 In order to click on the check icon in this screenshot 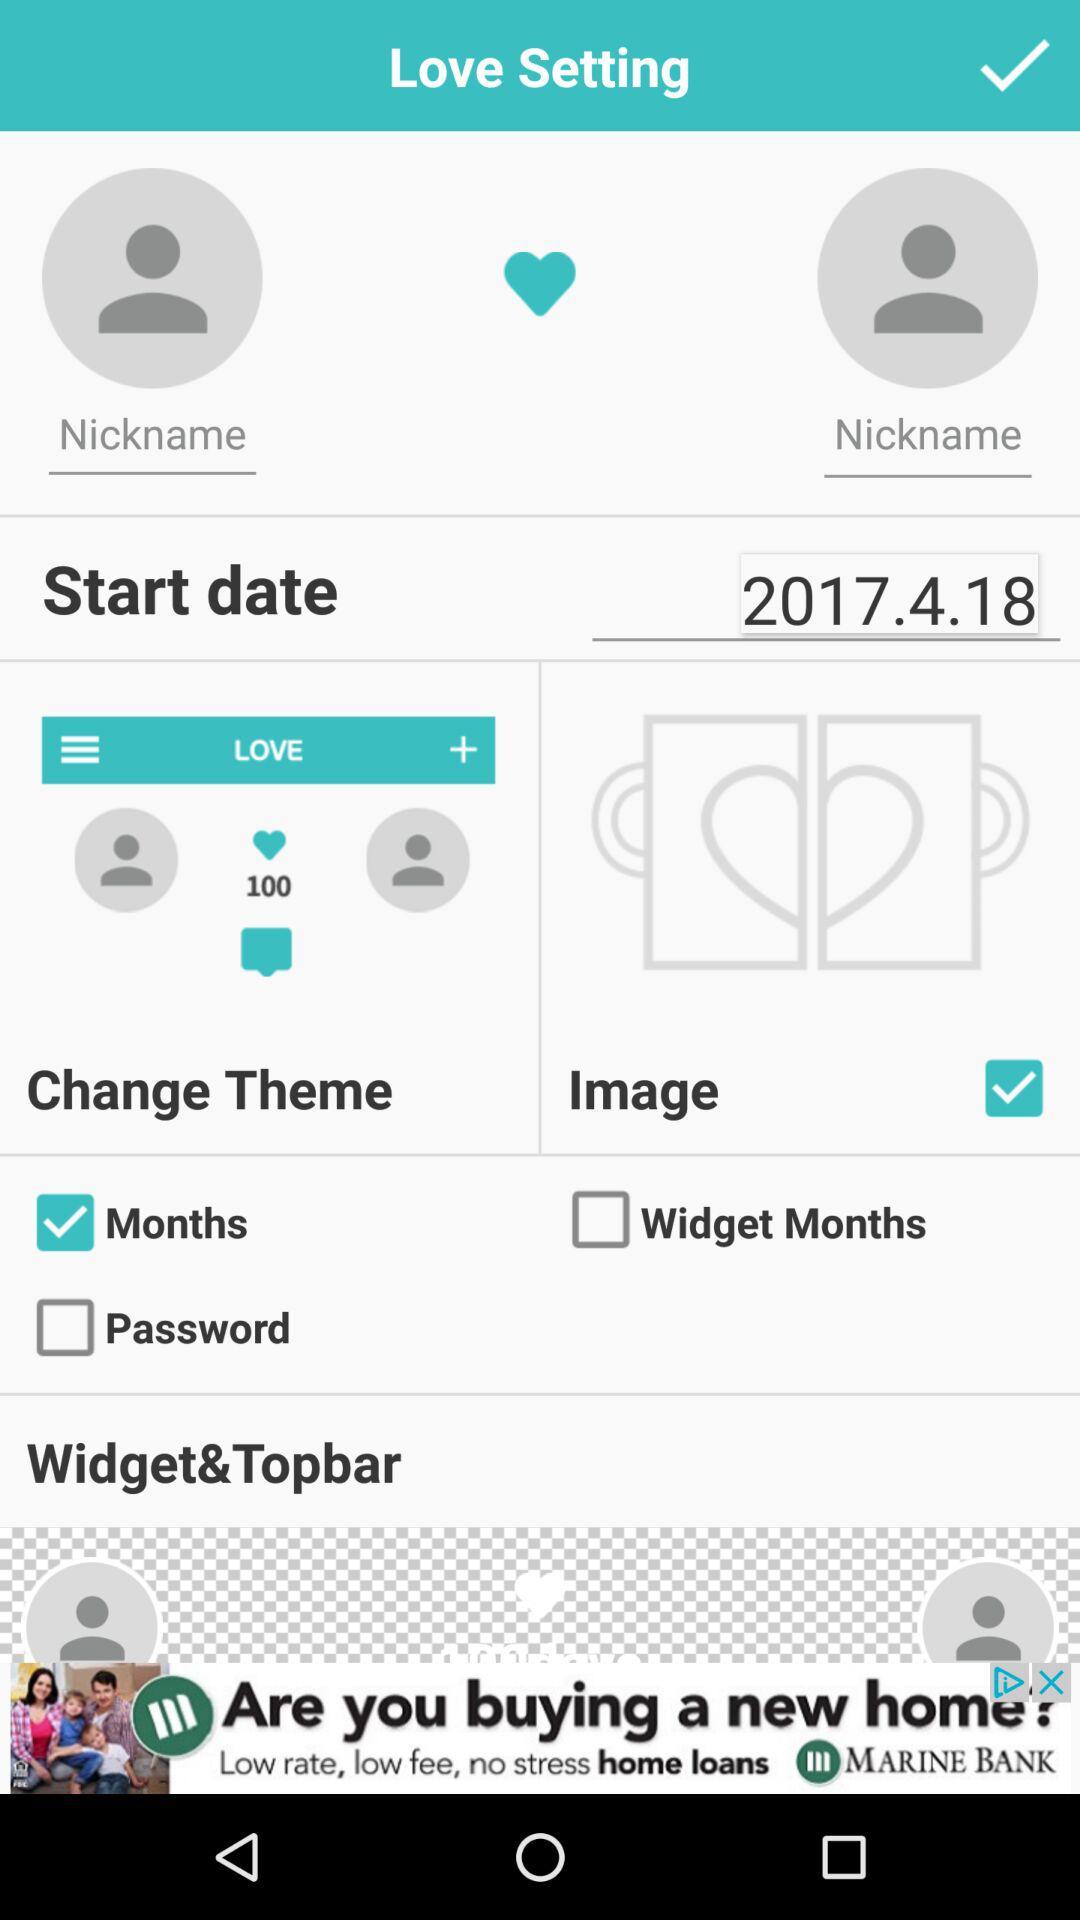, I will do `click(1014, 1164)`.